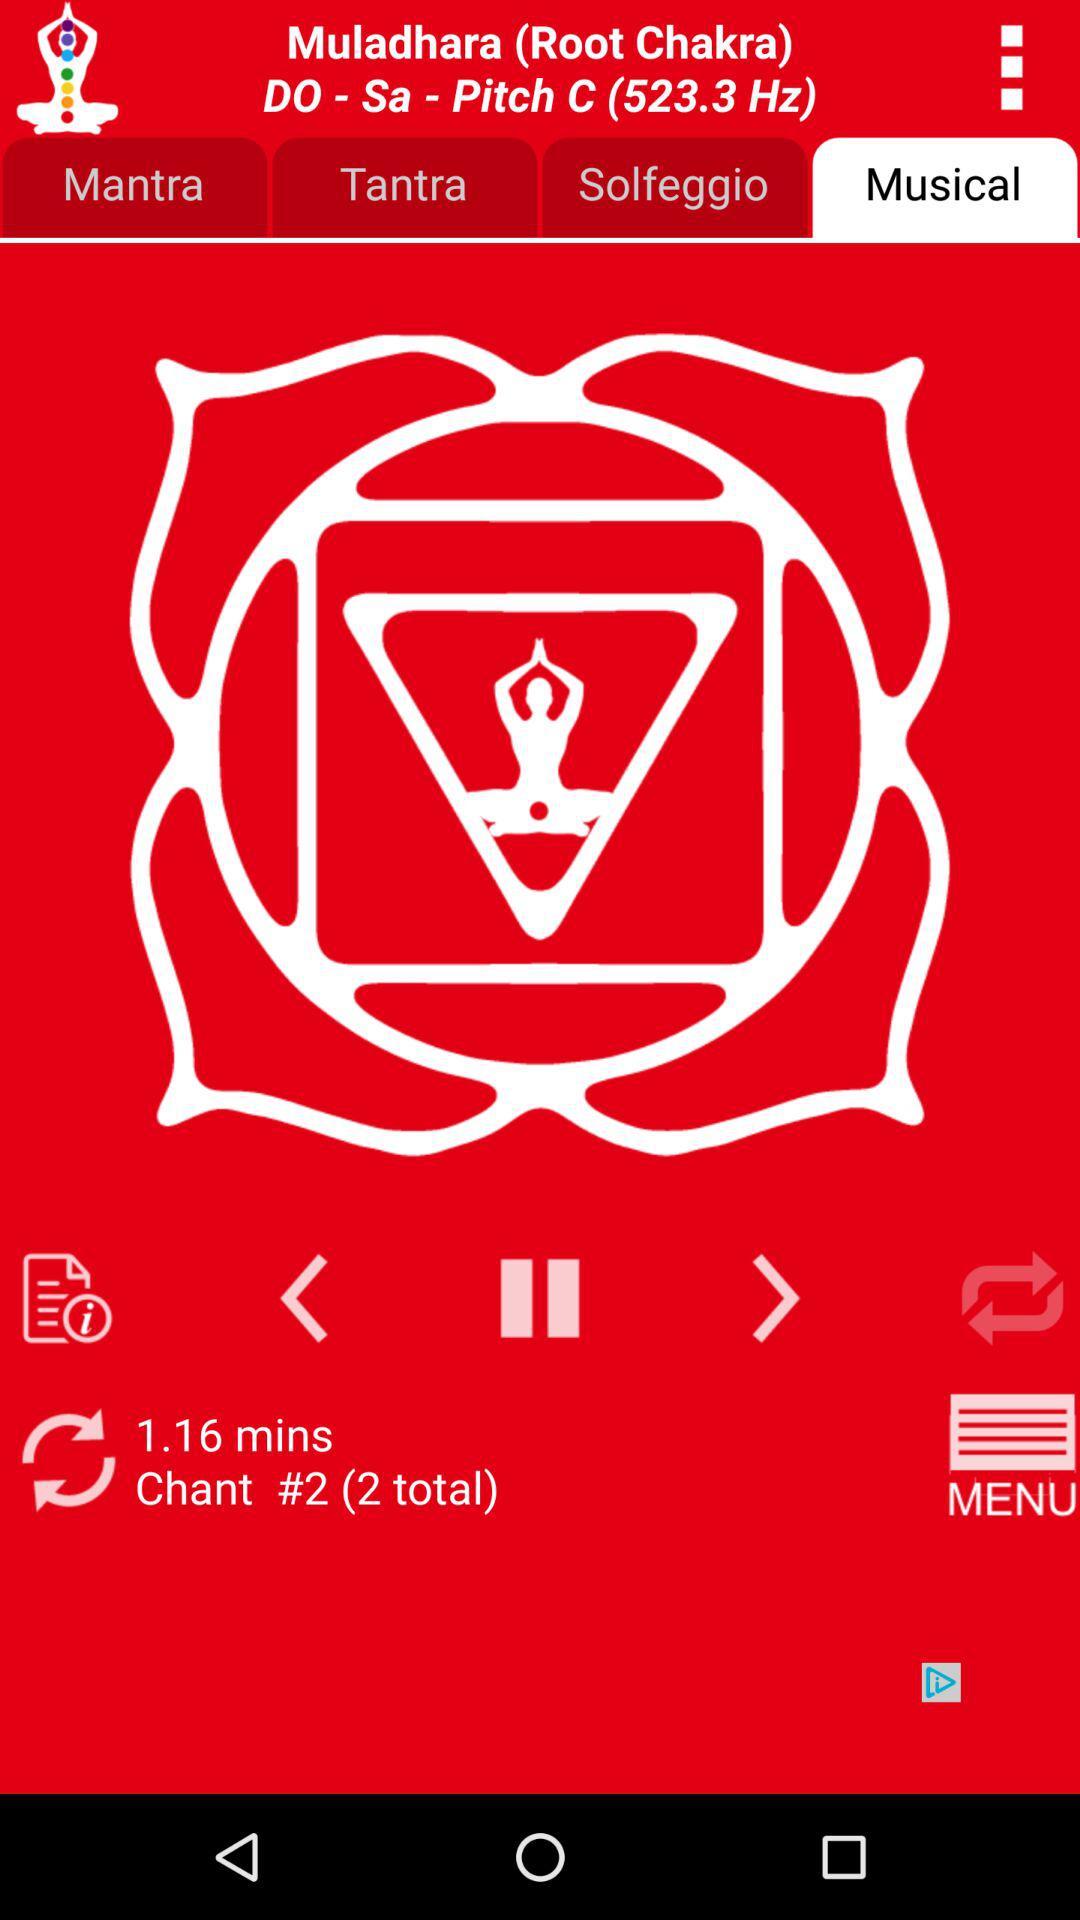 The image size is (1080, 1920). I want to click on next, so click(775, 1298).